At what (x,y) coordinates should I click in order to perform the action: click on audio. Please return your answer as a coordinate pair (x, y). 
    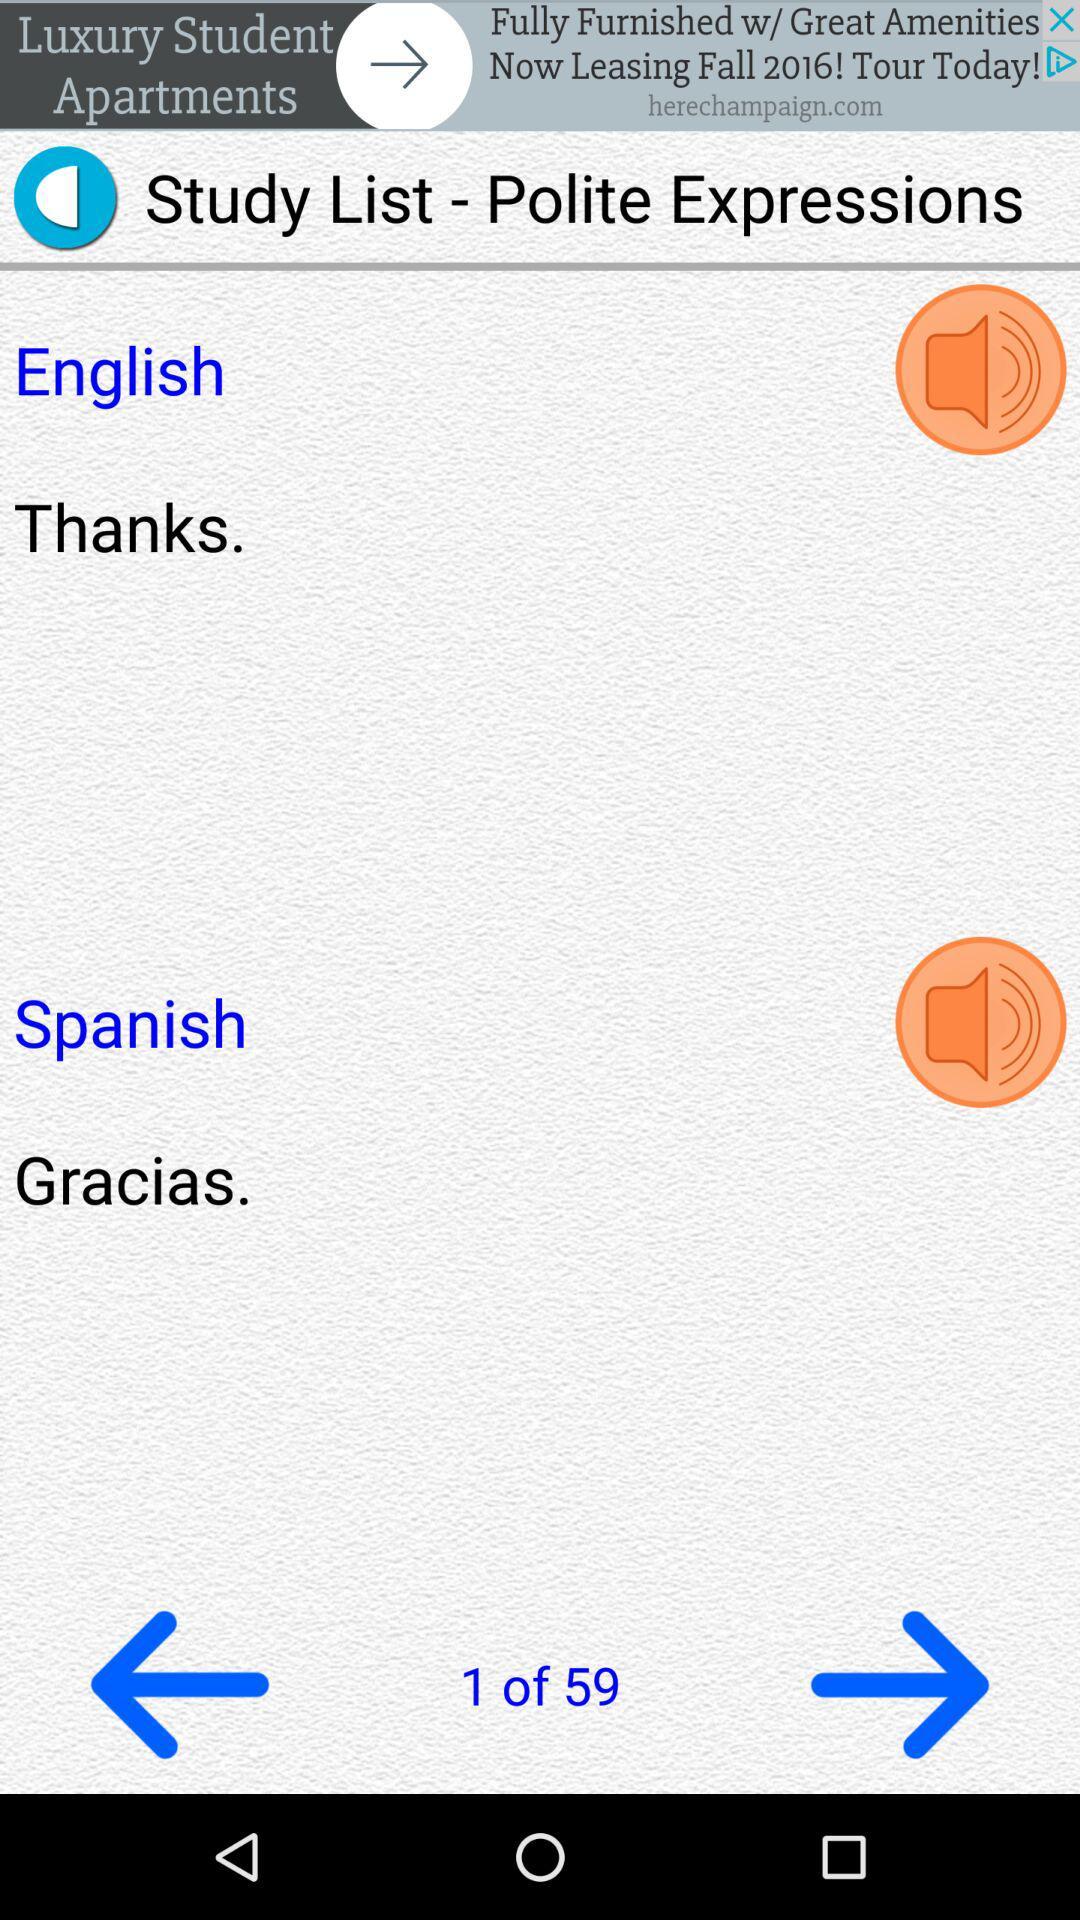
    Looking at the image, I should click on (979, 1022).